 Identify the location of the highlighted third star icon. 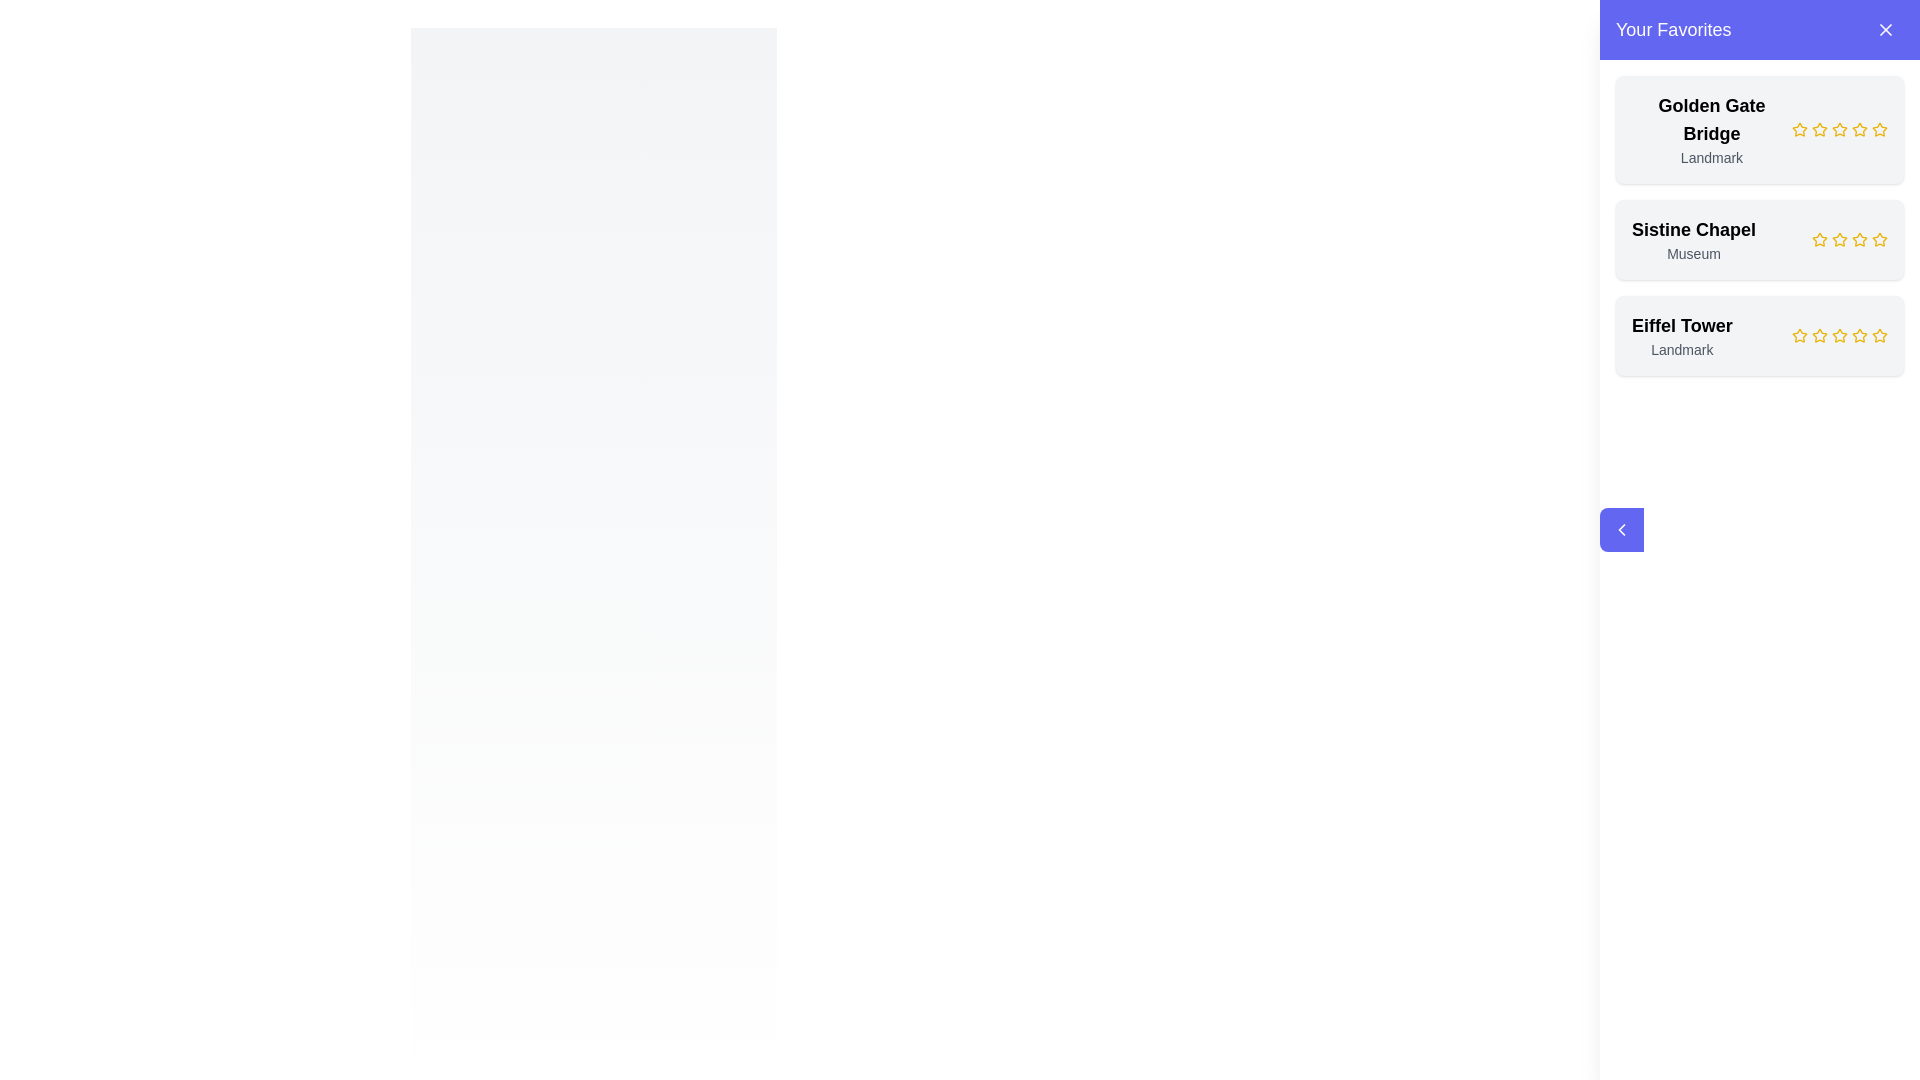
(1839, 334).